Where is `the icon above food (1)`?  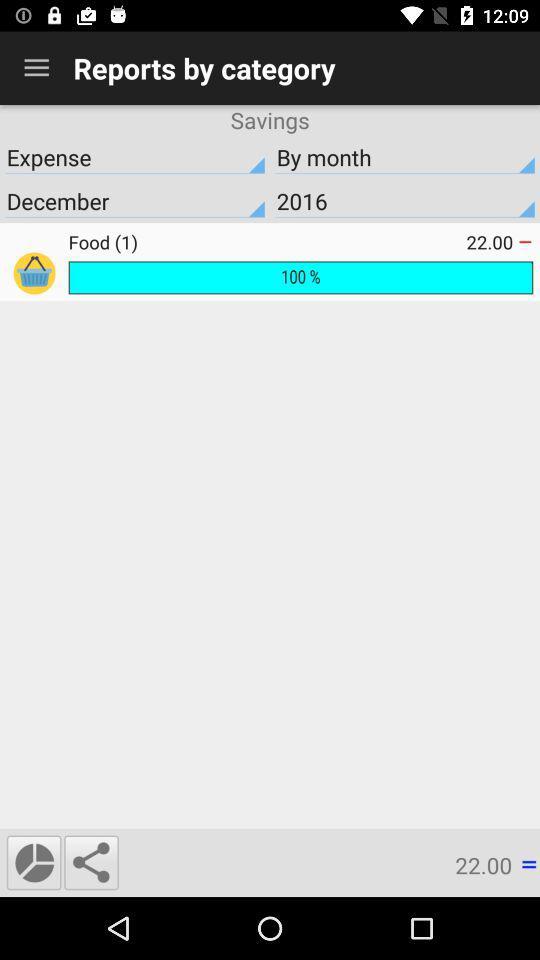 the icon above food (1) is located at coordinates (135, 201).